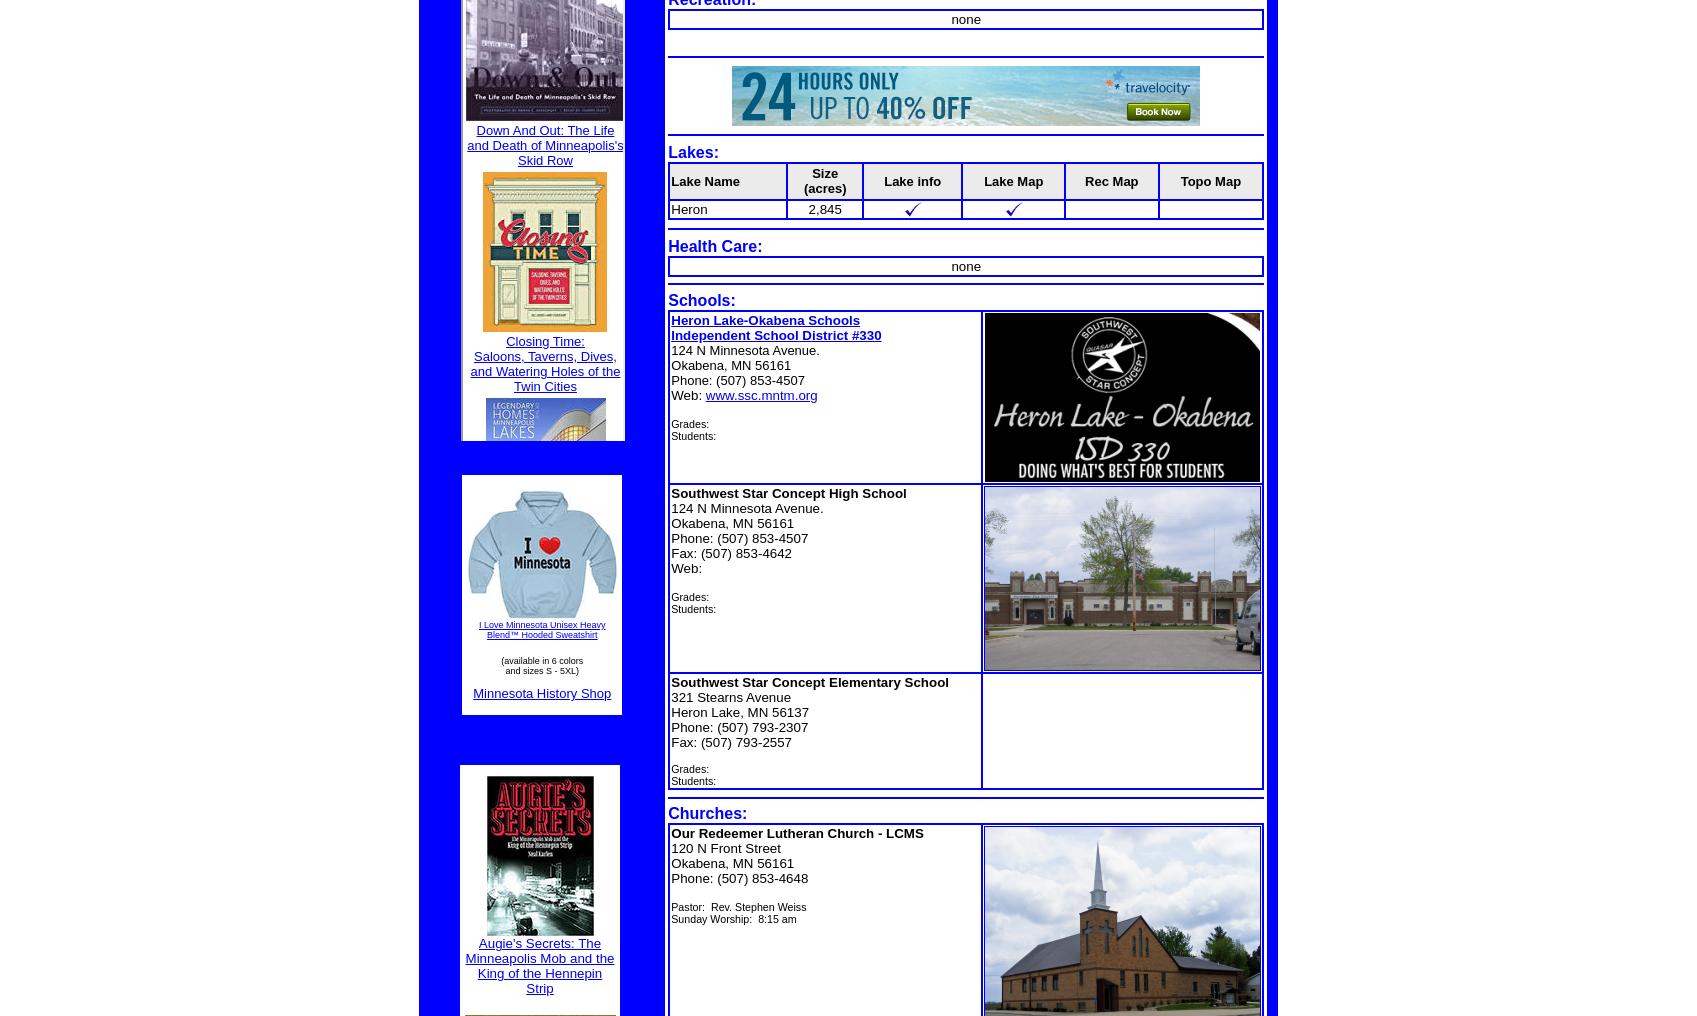 The height and width of the screenshot is (1016, 1697). Describe the element at coordinates (731, 863) in the screenshot. I see `'Okabena, MN 56161'` at that location.